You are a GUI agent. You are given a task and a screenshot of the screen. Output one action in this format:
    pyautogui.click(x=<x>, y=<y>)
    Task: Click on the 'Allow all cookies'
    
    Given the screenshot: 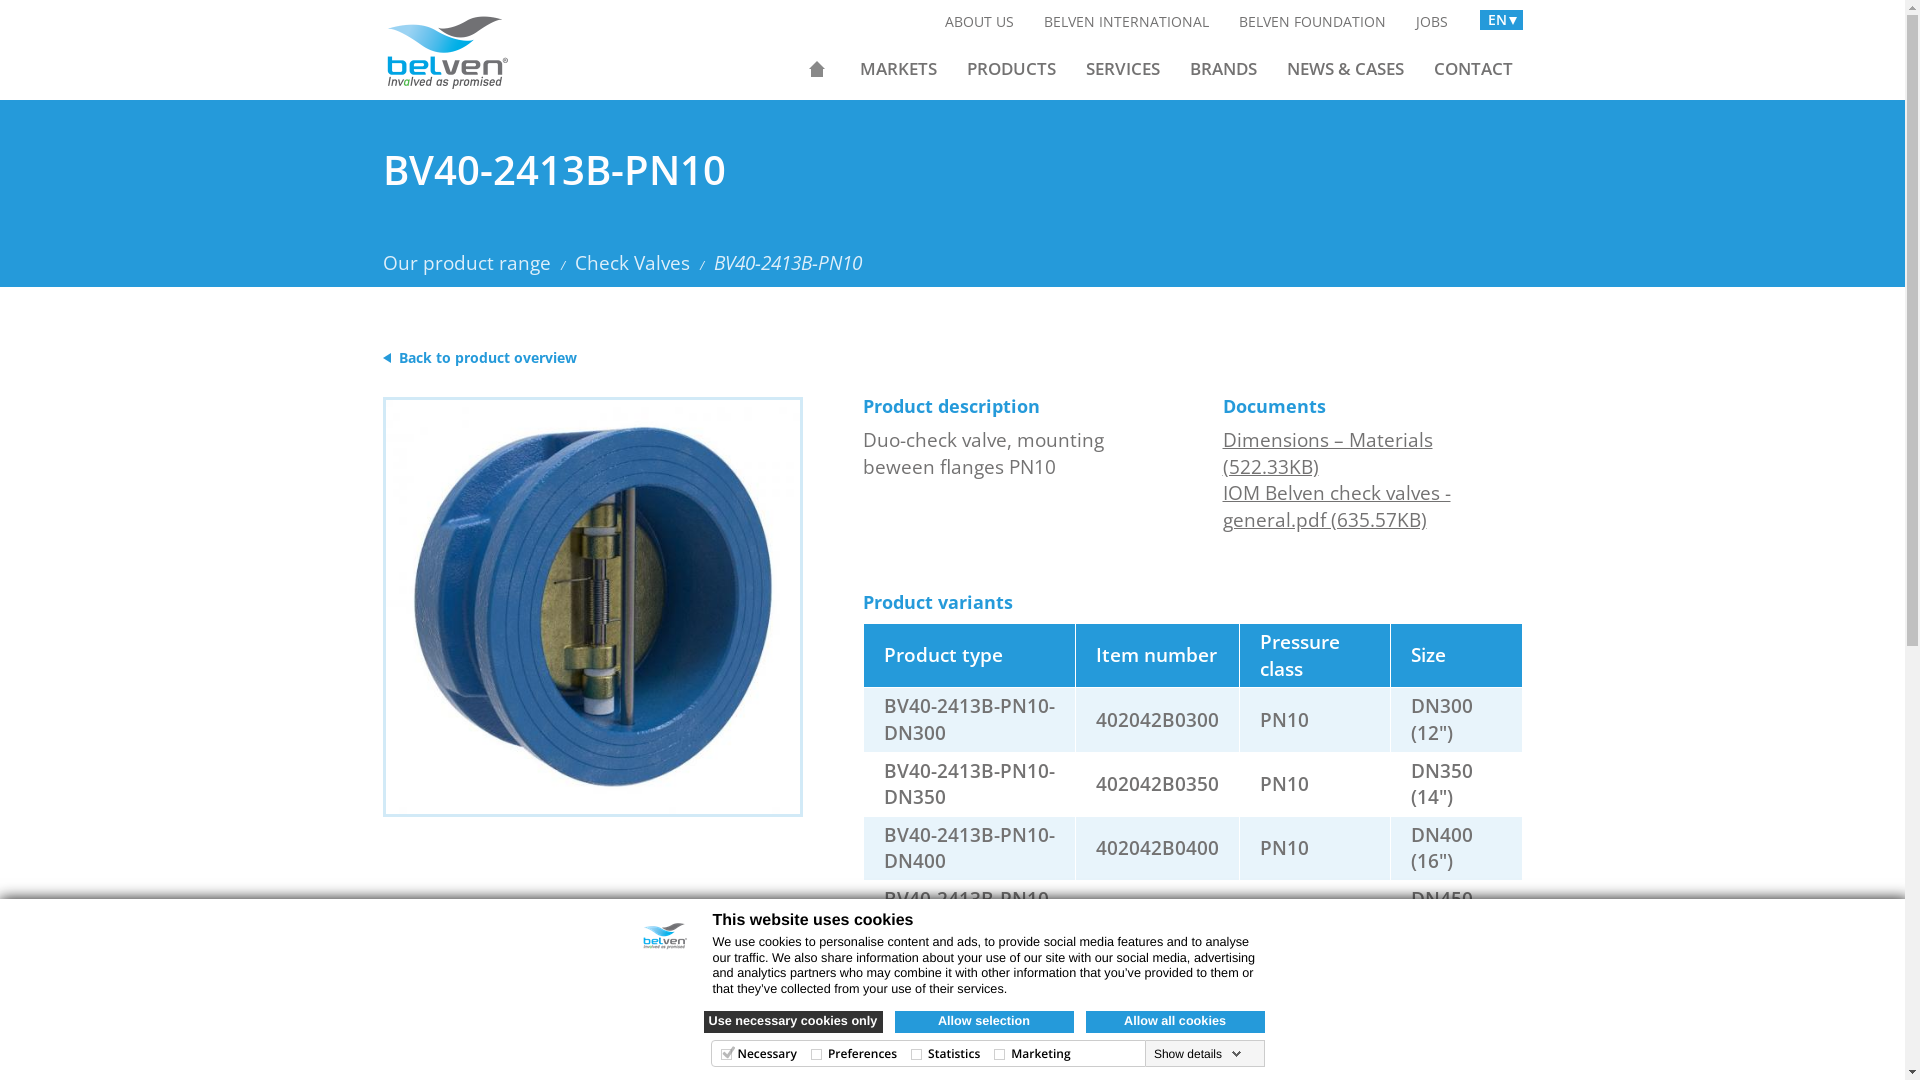 What is the action you would take?
    pyautogui.click(x=1175, y=1022)
    